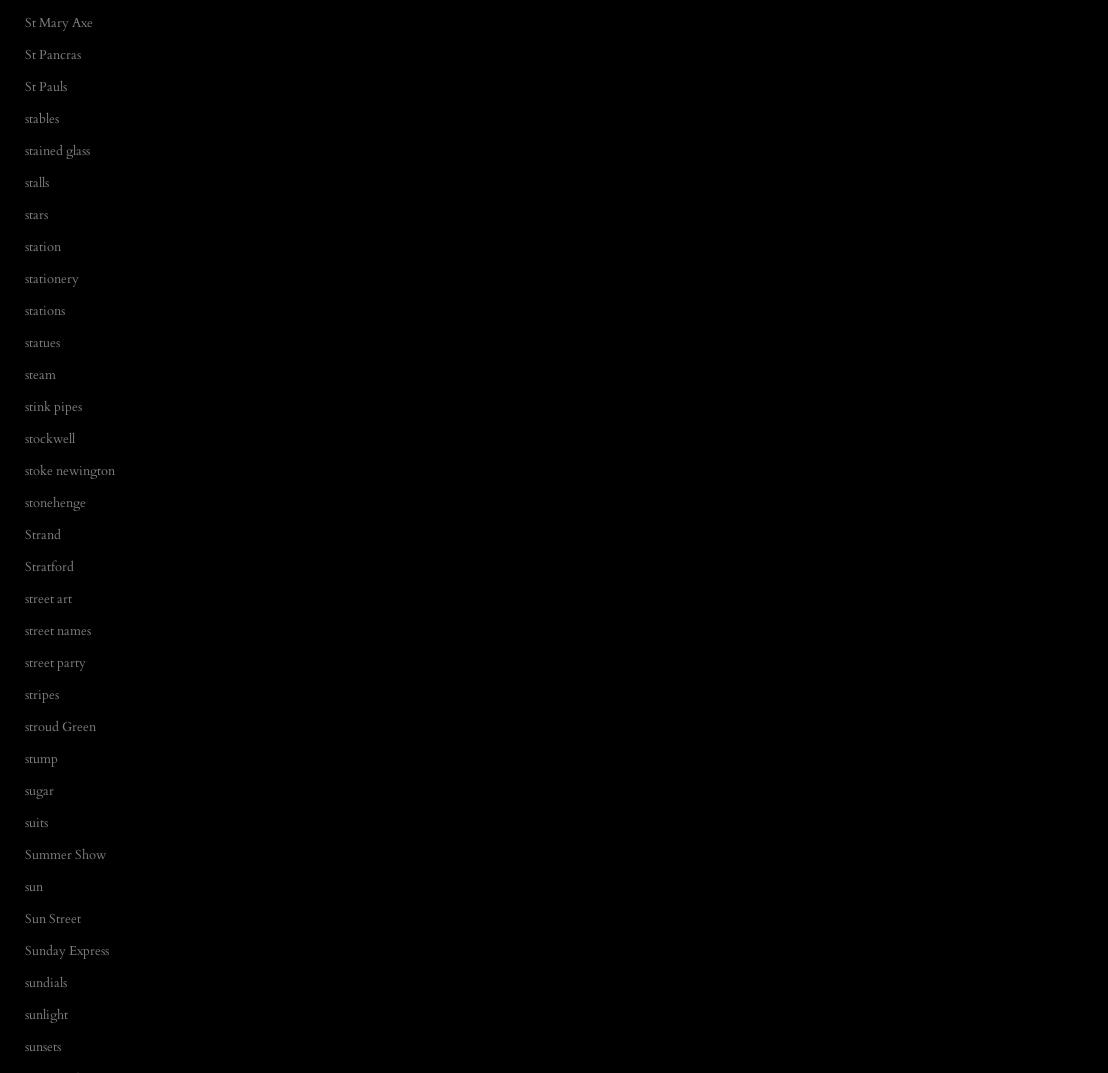 The width and height of the screenshot is (1108, 1073). What do you see at coordinates (44, 309) in the screenshot?
I see `'stations'` at bounding box center [44, 309].